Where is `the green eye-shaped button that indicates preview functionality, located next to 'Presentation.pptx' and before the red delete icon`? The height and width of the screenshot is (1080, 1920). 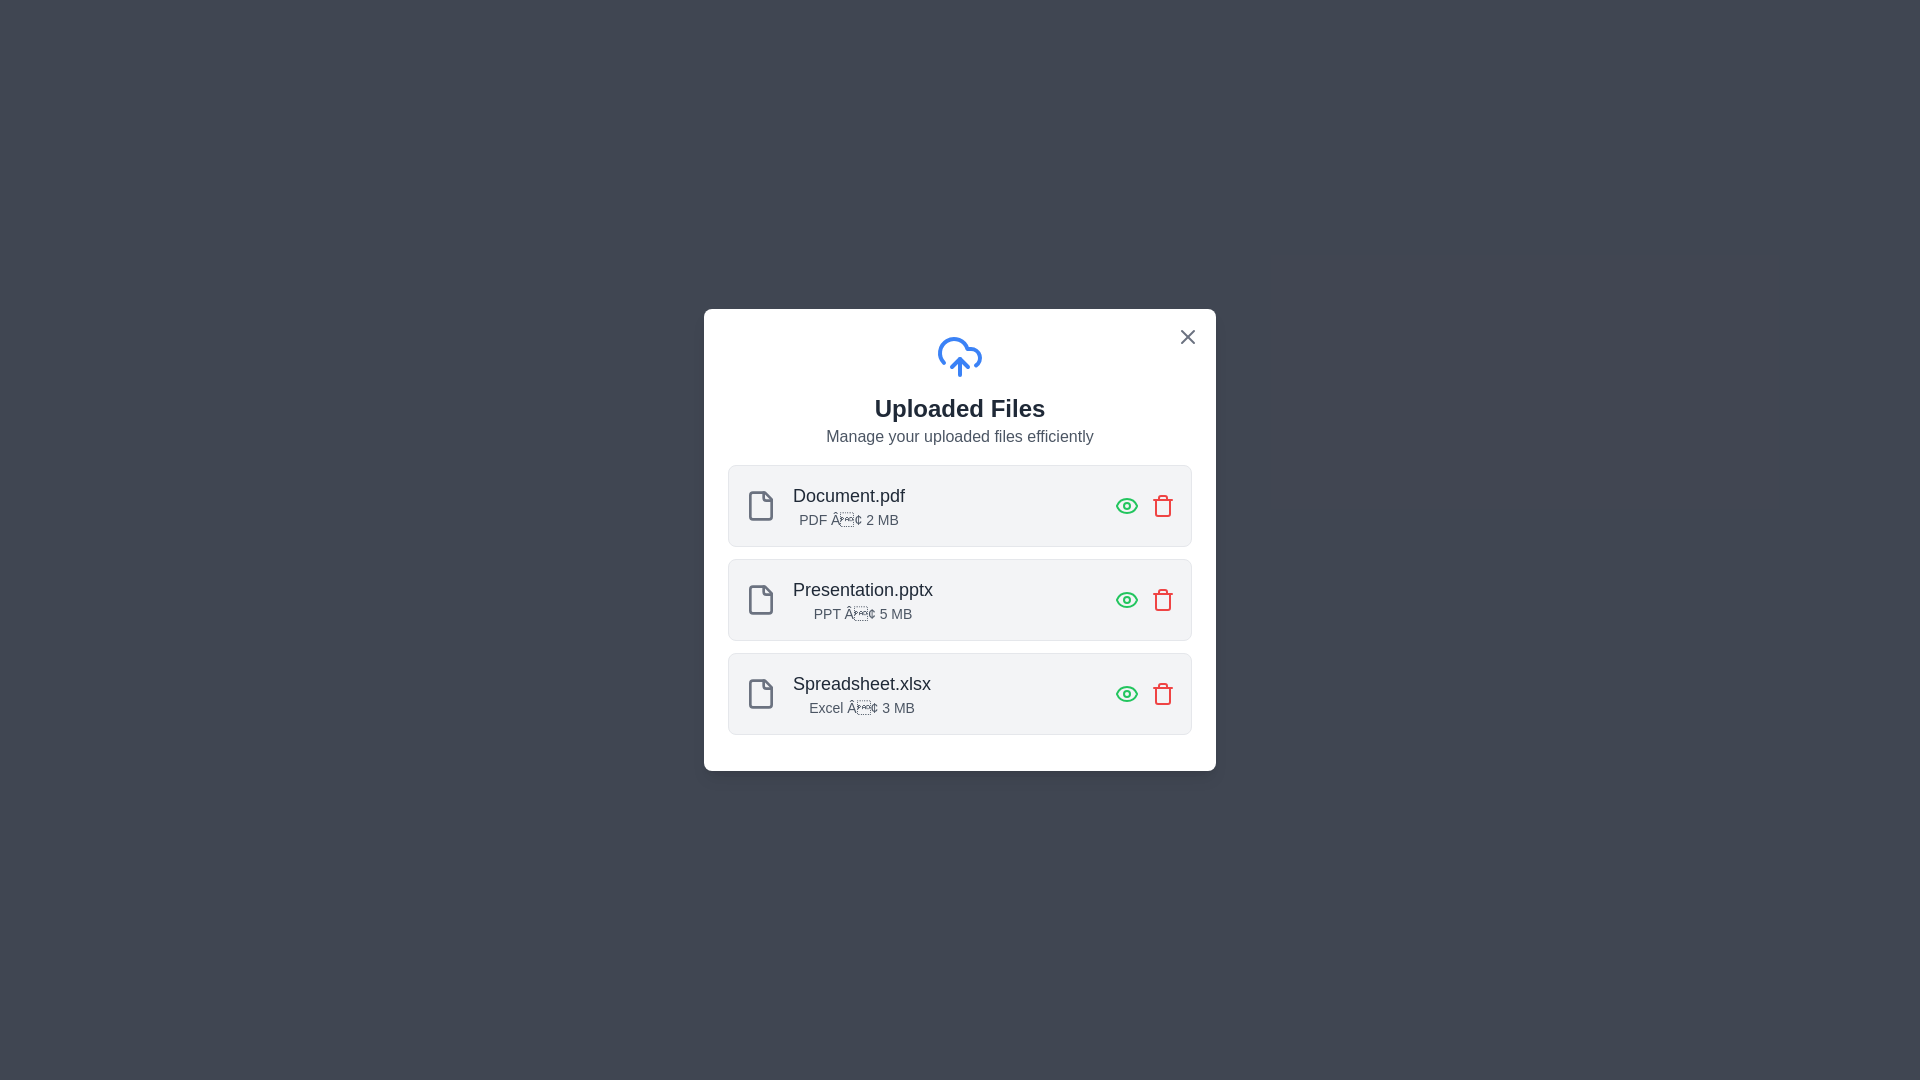 the green eye-shaped button that indicates preview functionality, located next to 'Presentation.pptx' and before the red delete icon is located at coordinates (1127, 599).